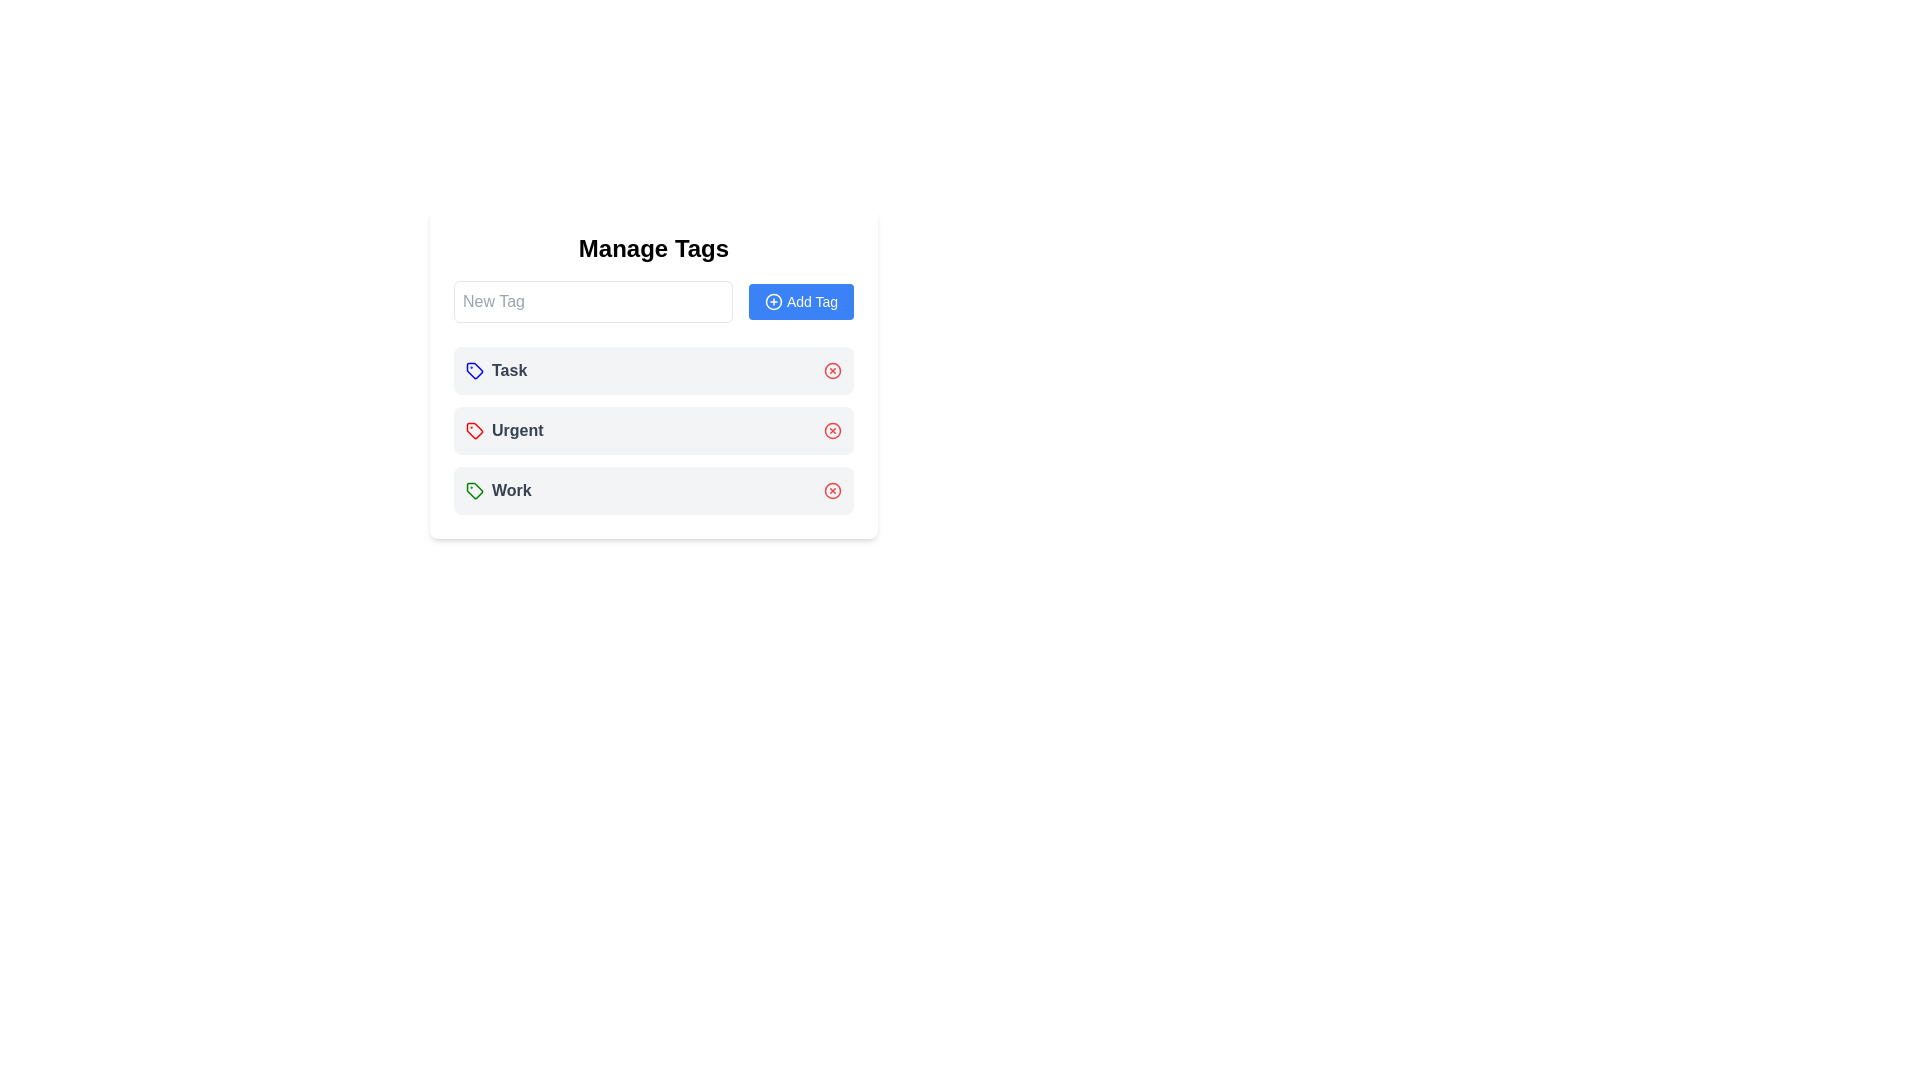 The image size is (1920, 1080). Describe the element at coordinates (509, 370) in the screenshot. I see `the 'Task' label that is styled with a bold font and dark gray color, located to the right of a blue tag icon` at that location.